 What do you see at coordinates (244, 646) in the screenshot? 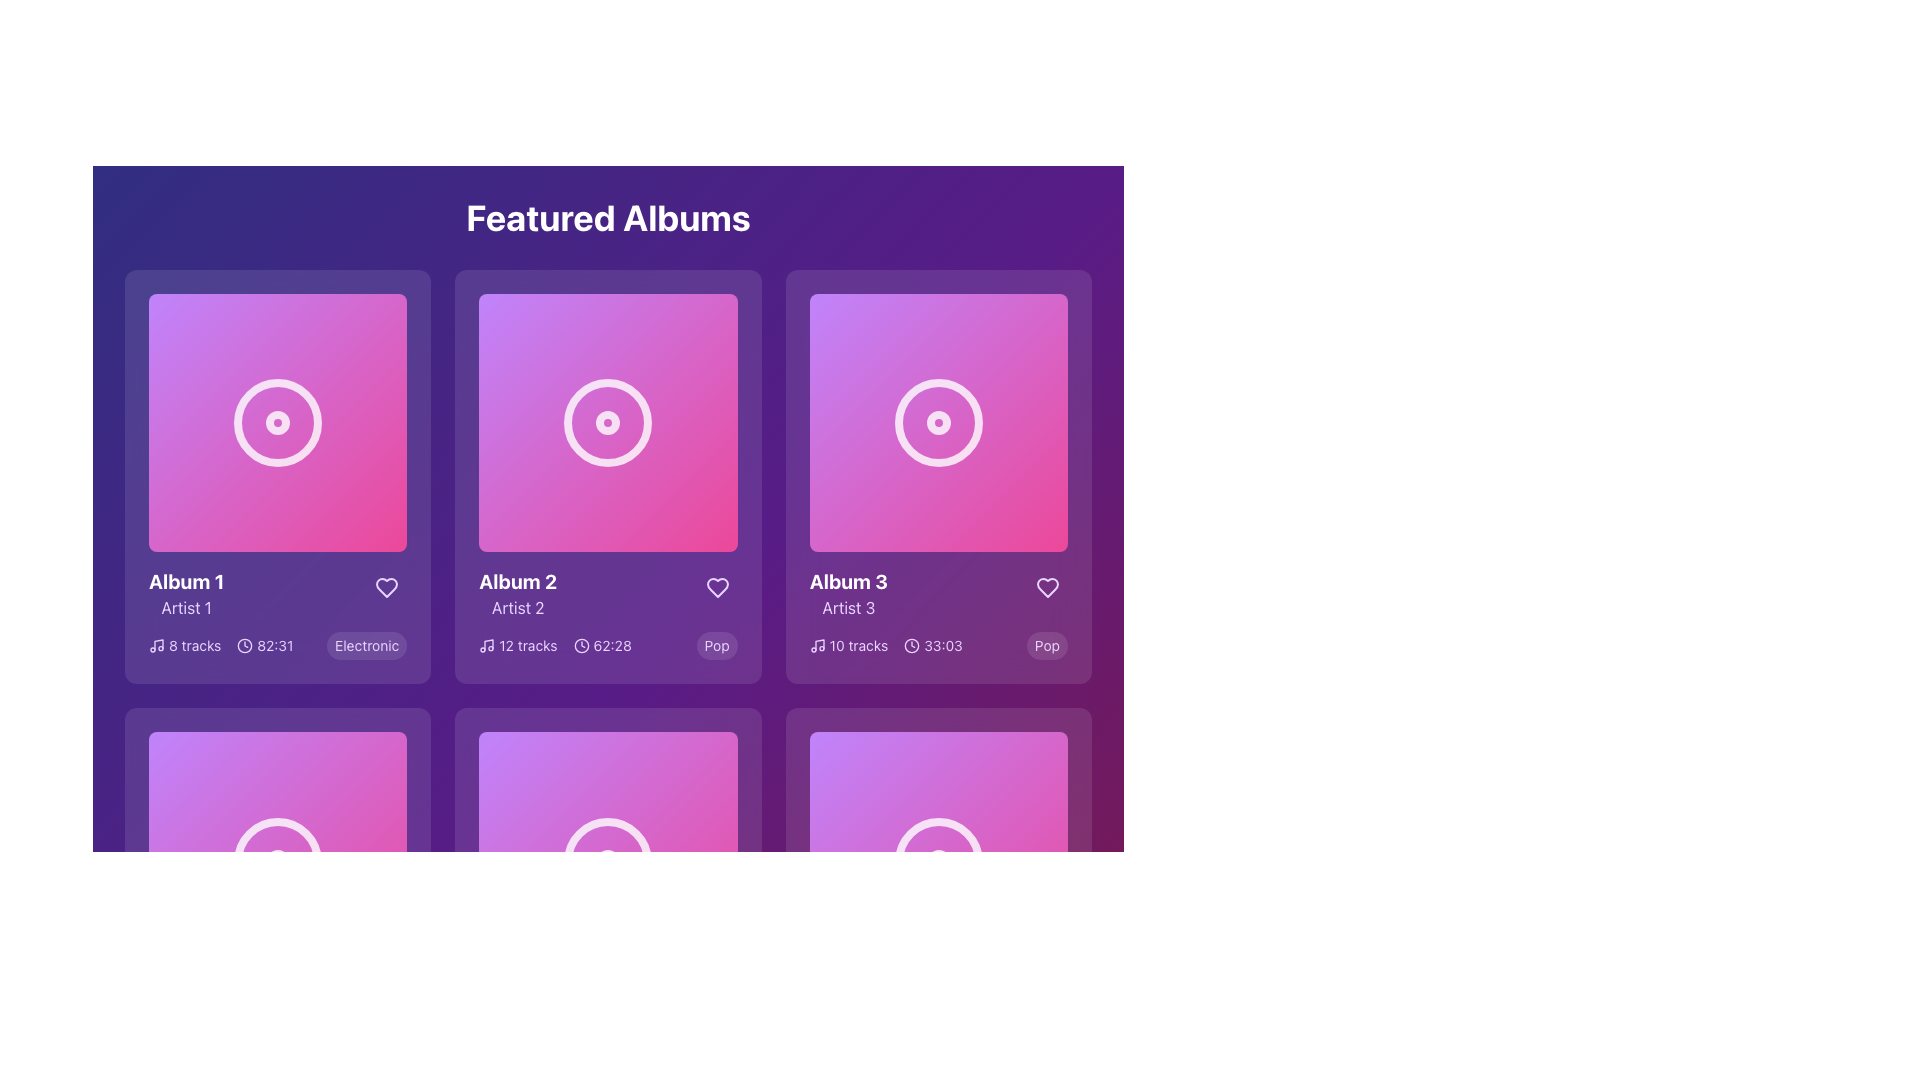
I see `the time-related icon next to the text '82:31' in the card labeled 'Album 1' located in the first row and first column of the album grid` at bounding box center [244, 646].